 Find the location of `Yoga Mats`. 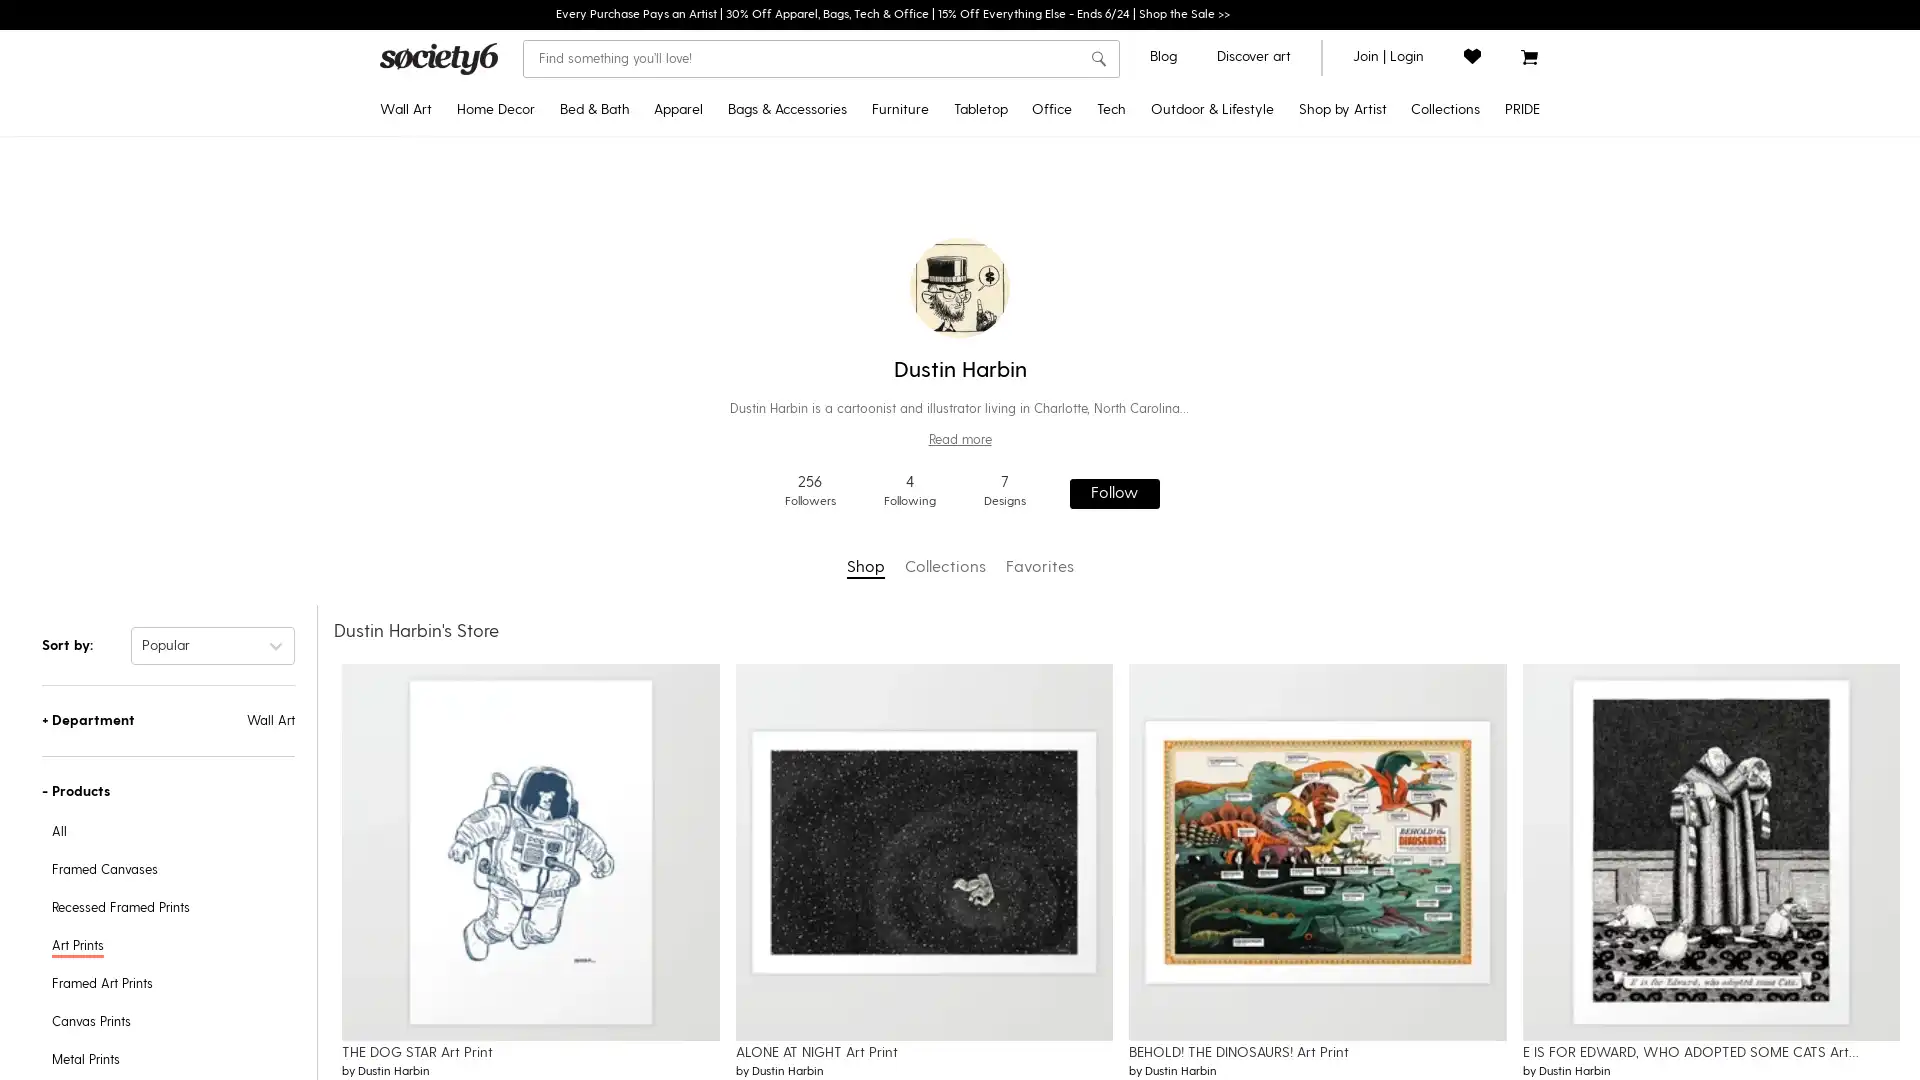

Yoga Mats is located at coordinates (1238, 193).